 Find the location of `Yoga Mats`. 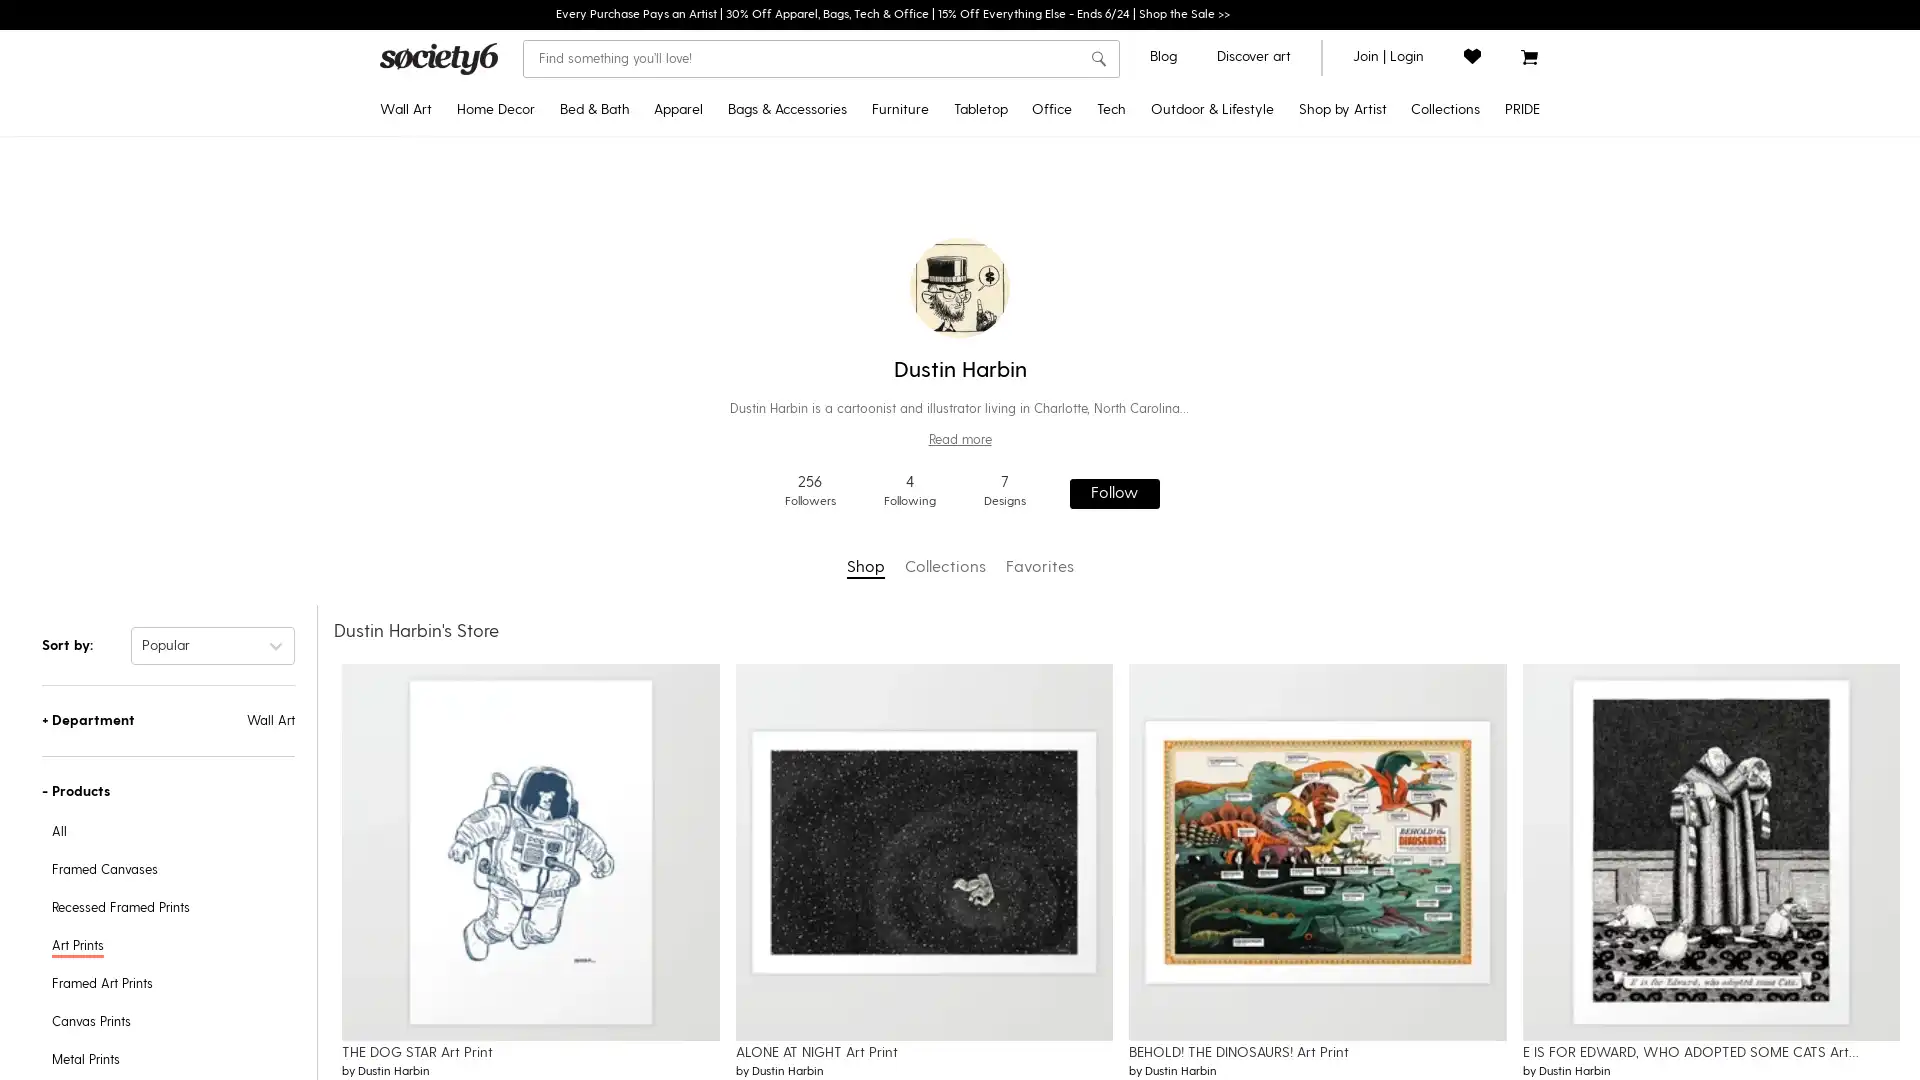

Yoga Mats is located at coordinates (1238, 193).